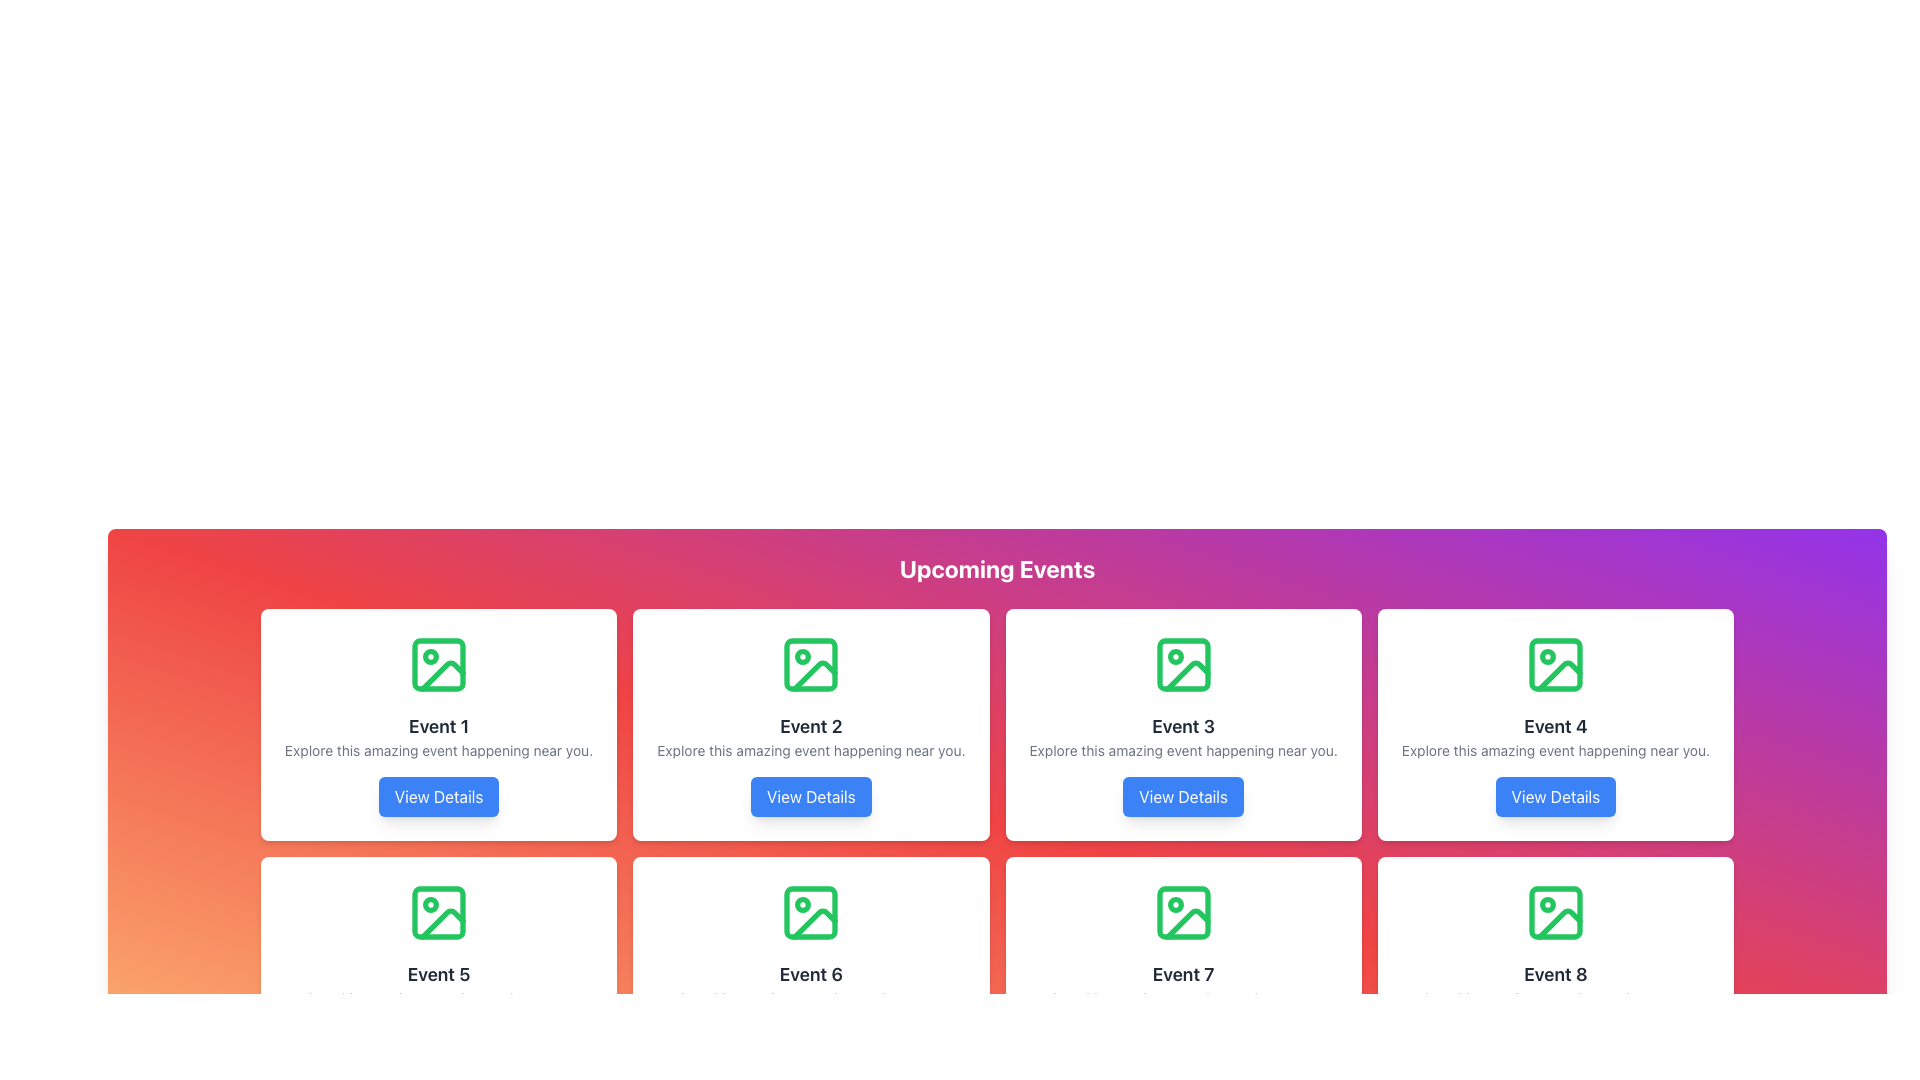 The width and height of the screenshot is (1920, 1080). I want to click on event information text from the second card in the first row of the grid layout, which contains the bold text 'Event 2', the description, and the button labeled 'View Details', so click(811, 725).